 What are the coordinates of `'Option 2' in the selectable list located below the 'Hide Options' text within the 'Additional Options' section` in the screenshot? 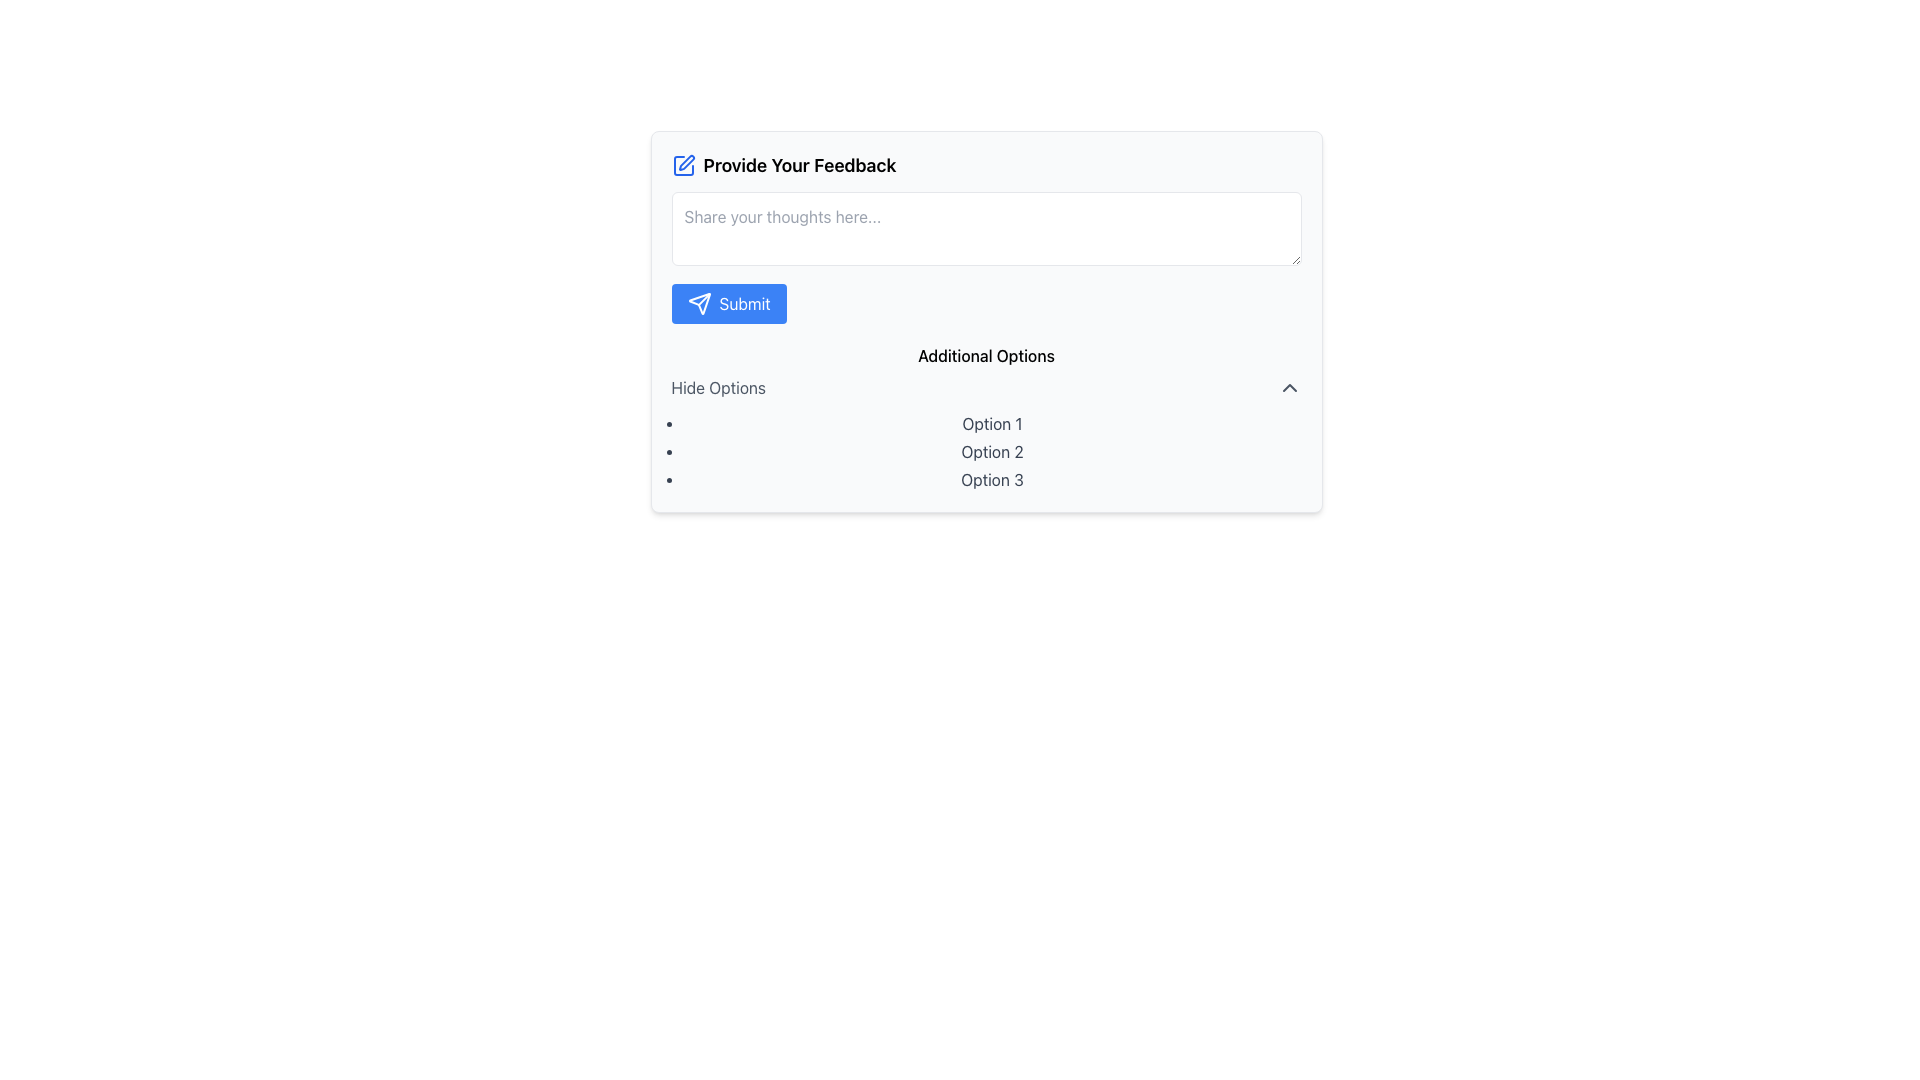 It's located at (986, 451).